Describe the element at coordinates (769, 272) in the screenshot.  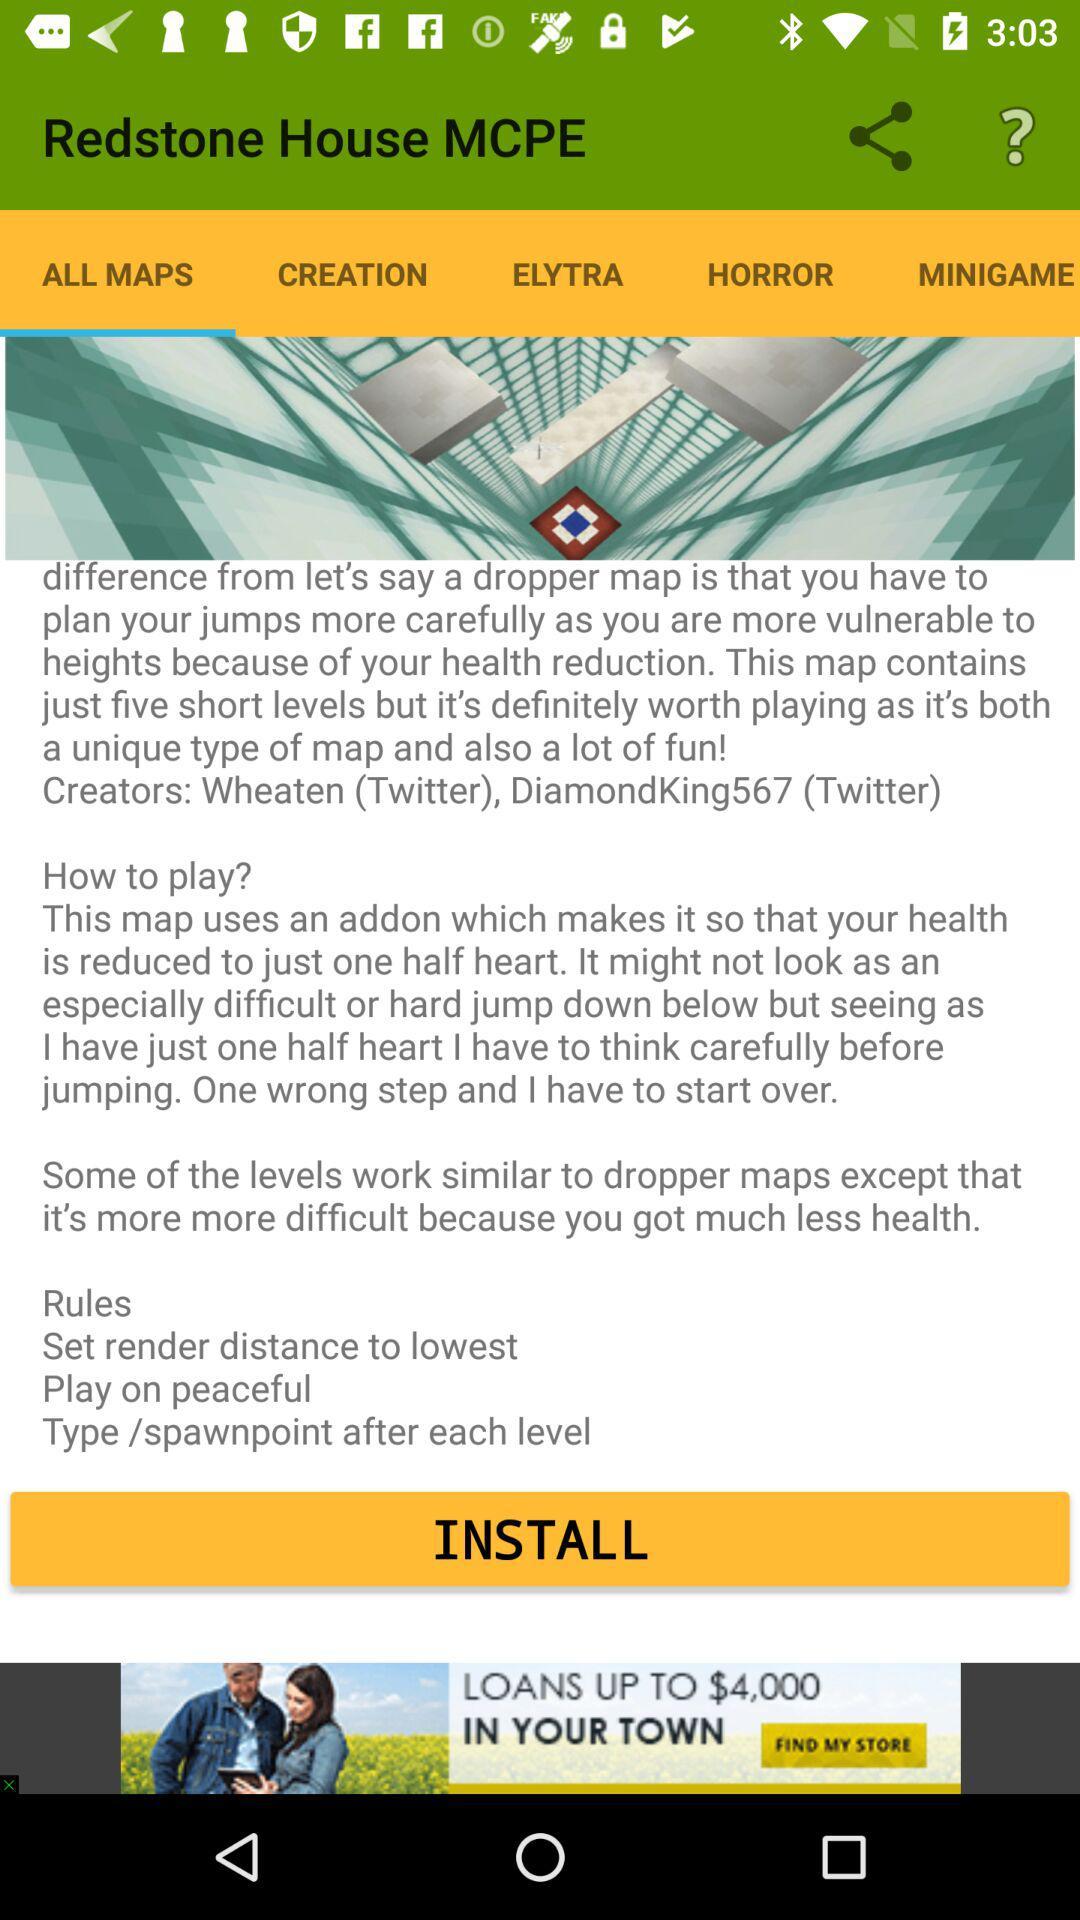
I see `the item next to minigame item` at that location.